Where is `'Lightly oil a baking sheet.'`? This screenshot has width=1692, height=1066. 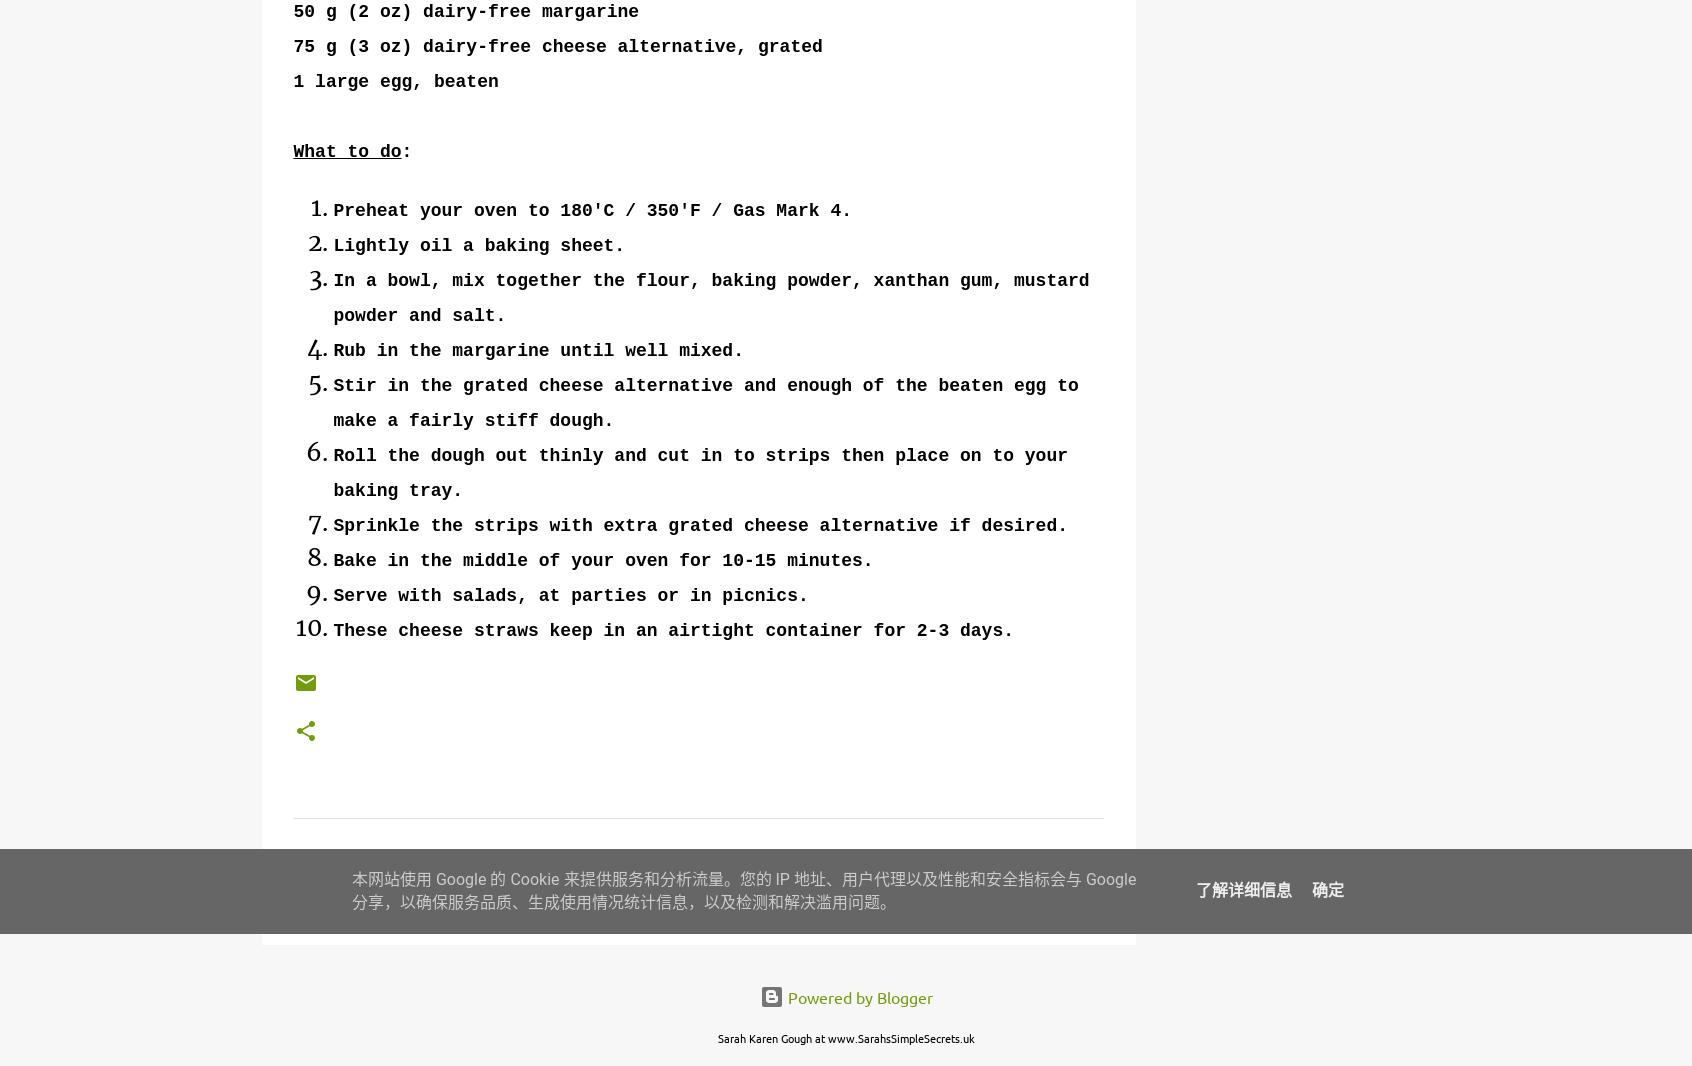
'Lightly oil a baking sheet.' is located at coordinates (331, 245).